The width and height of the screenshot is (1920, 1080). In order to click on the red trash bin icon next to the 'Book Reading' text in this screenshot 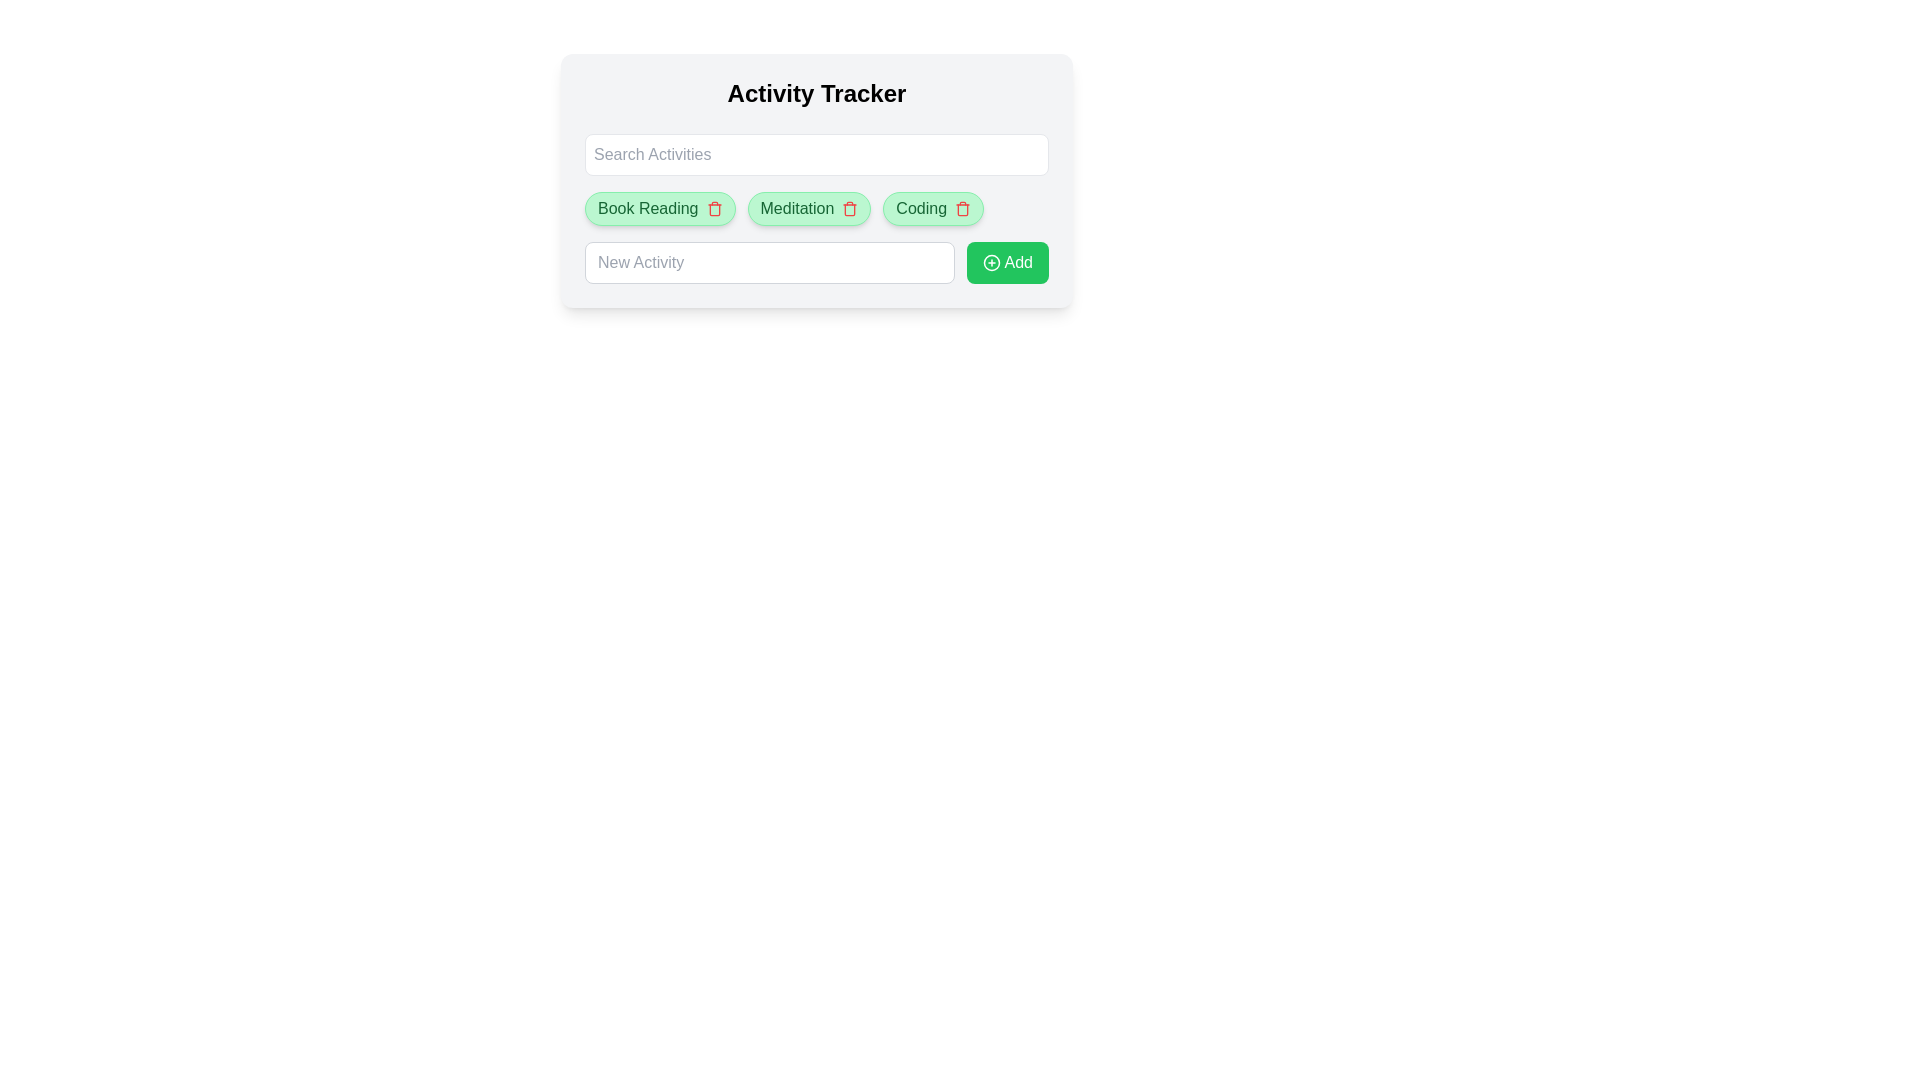, I will do `click(714, 208)`.